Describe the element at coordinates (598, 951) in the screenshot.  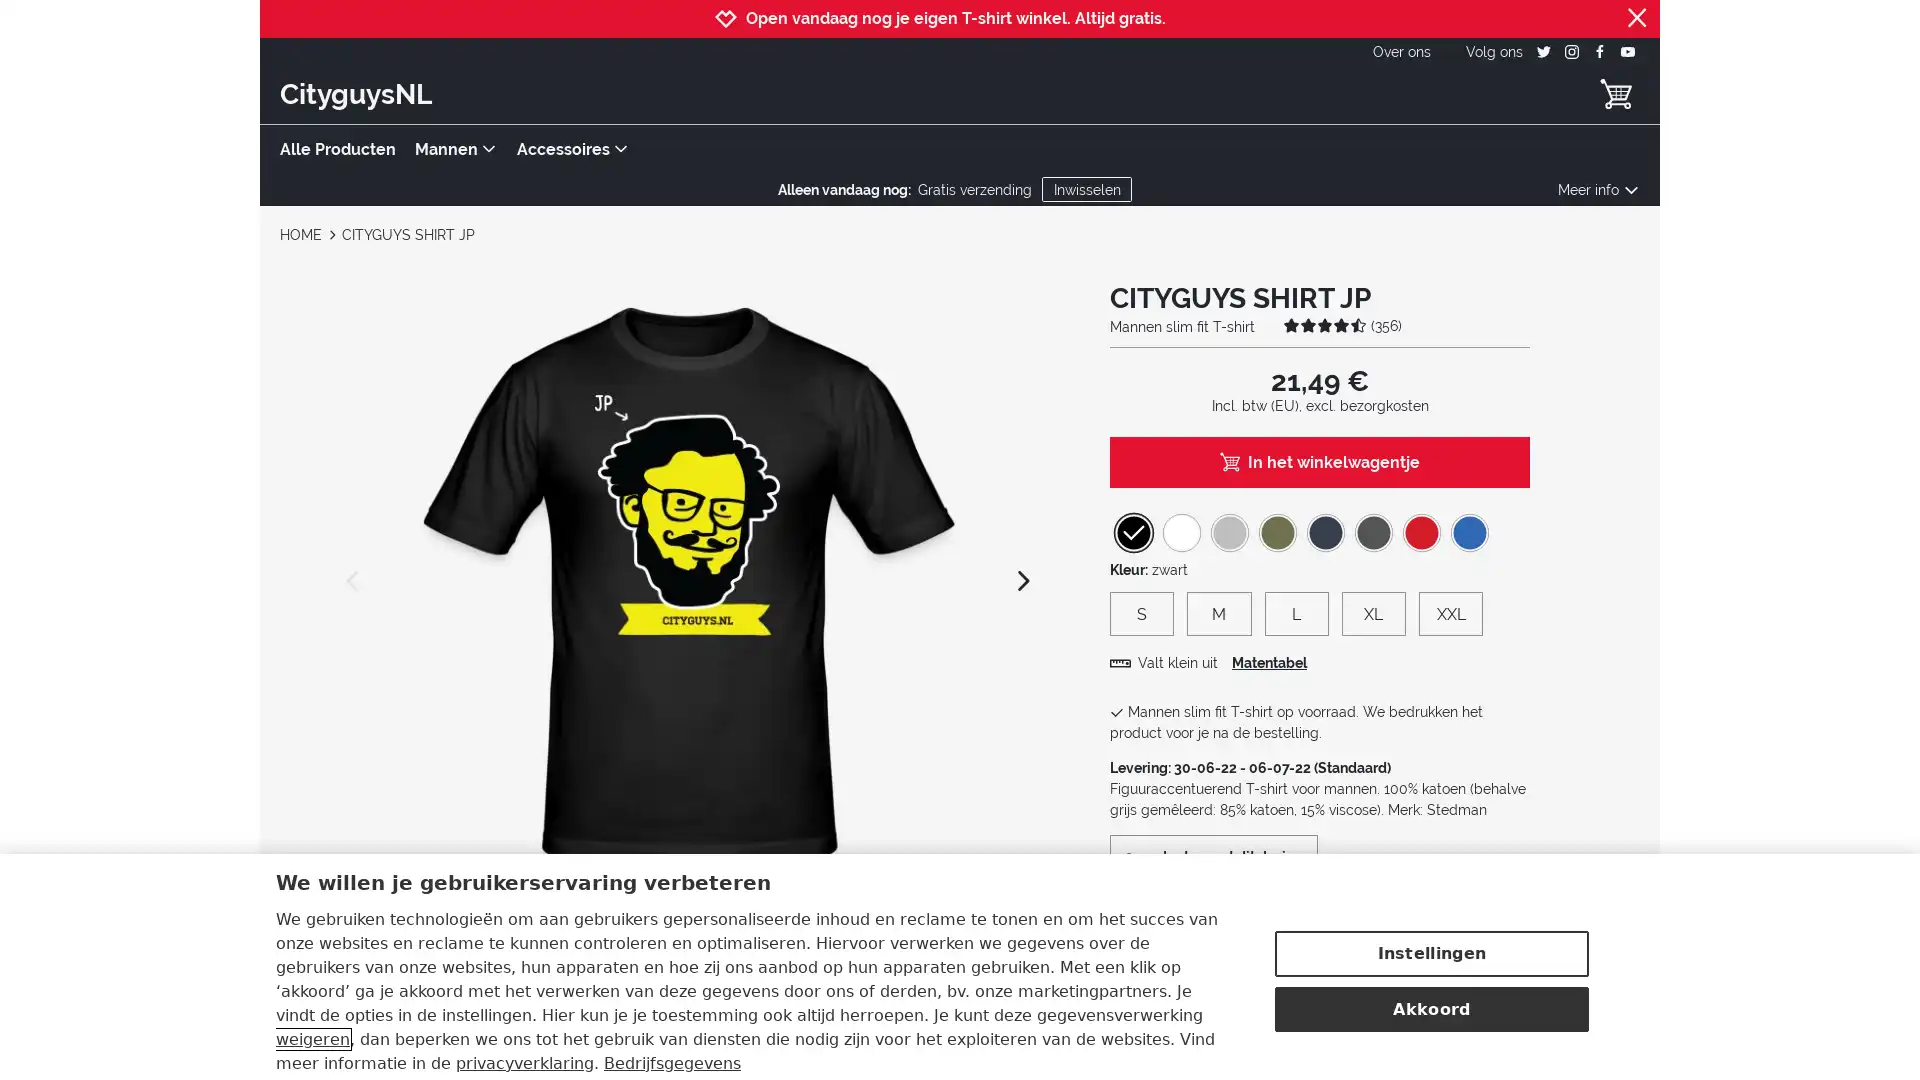
I see `CITYGUYS SHIRT JP view 2` at that location.